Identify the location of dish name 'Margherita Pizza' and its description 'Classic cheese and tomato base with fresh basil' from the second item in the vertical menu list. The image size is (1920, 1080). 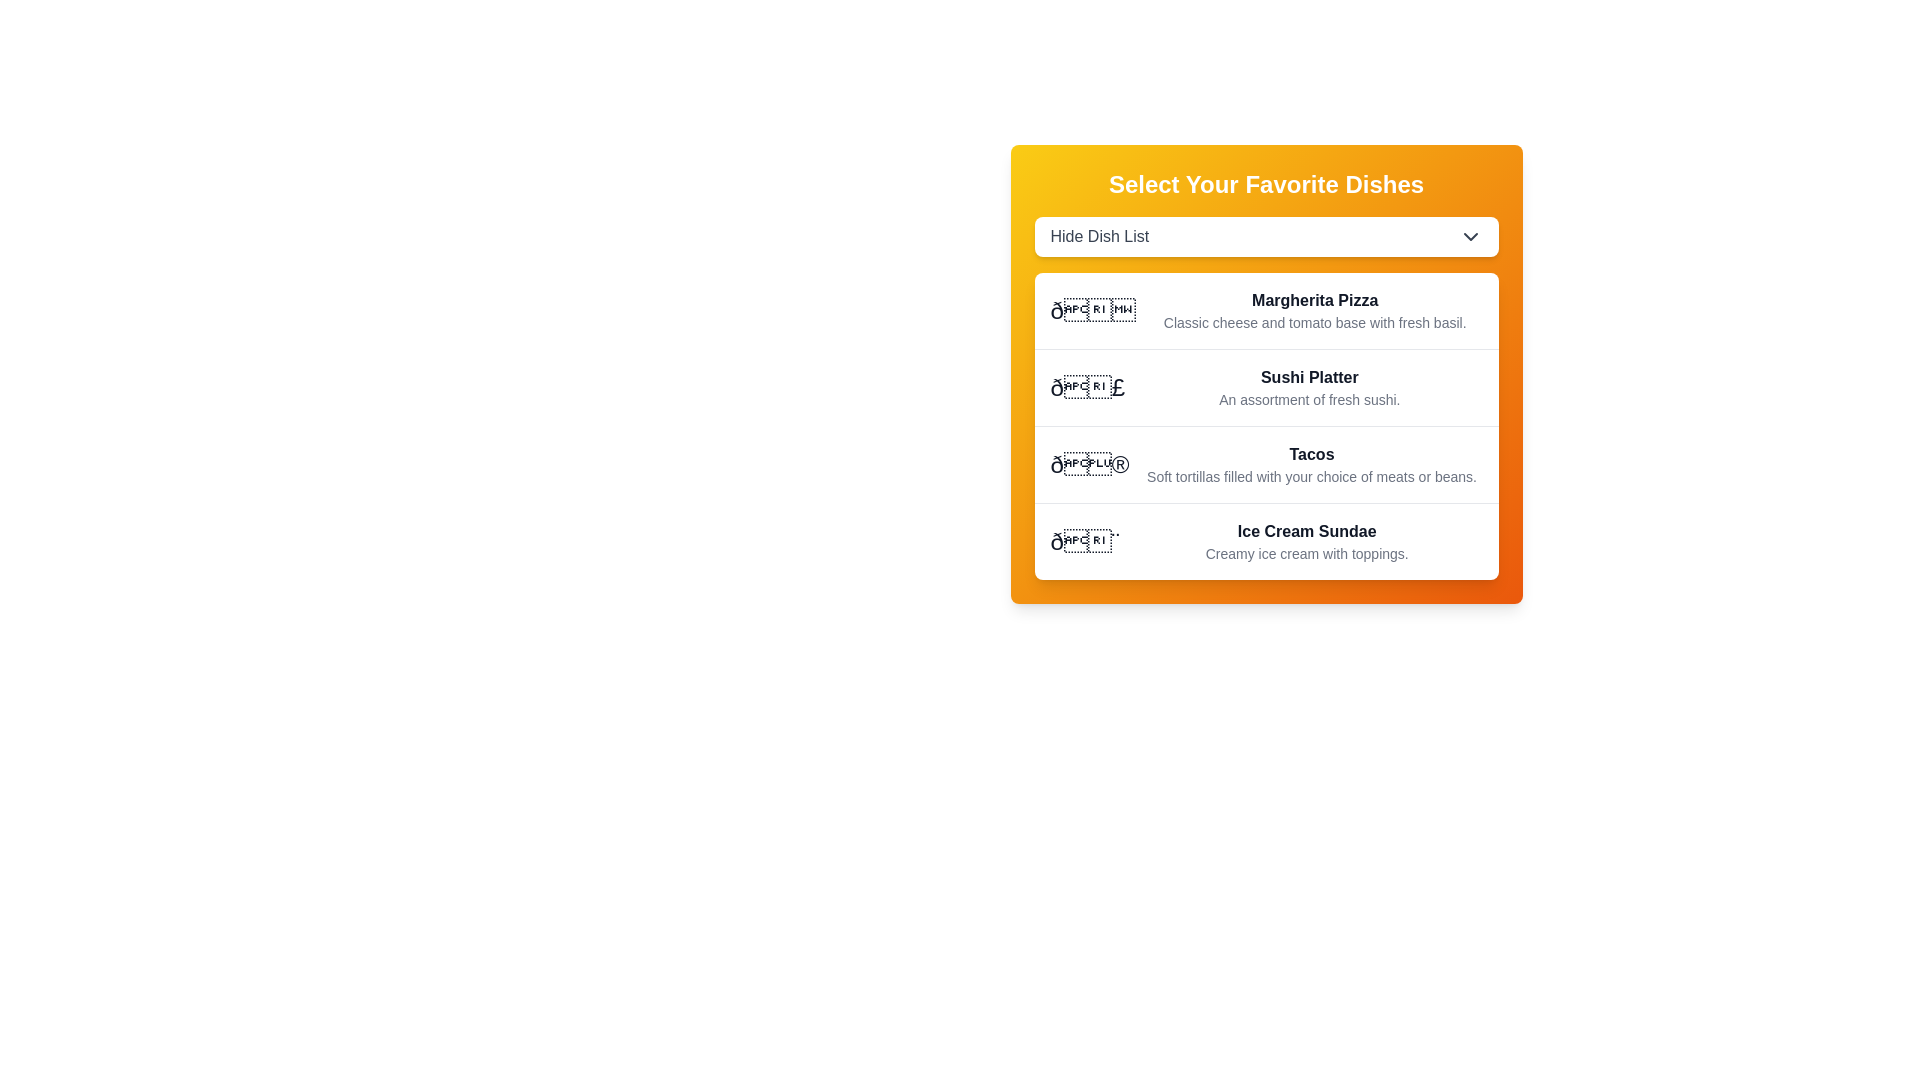
(1315, 311).